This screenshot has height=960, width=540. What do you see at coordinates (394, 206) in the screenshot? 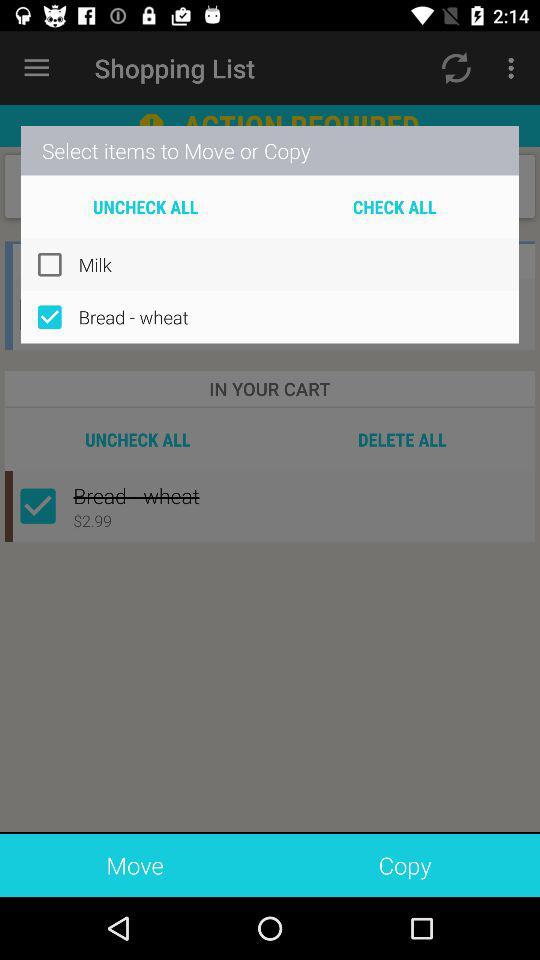
I see `the check all at the top right corner` at bounding box center [394, 206].